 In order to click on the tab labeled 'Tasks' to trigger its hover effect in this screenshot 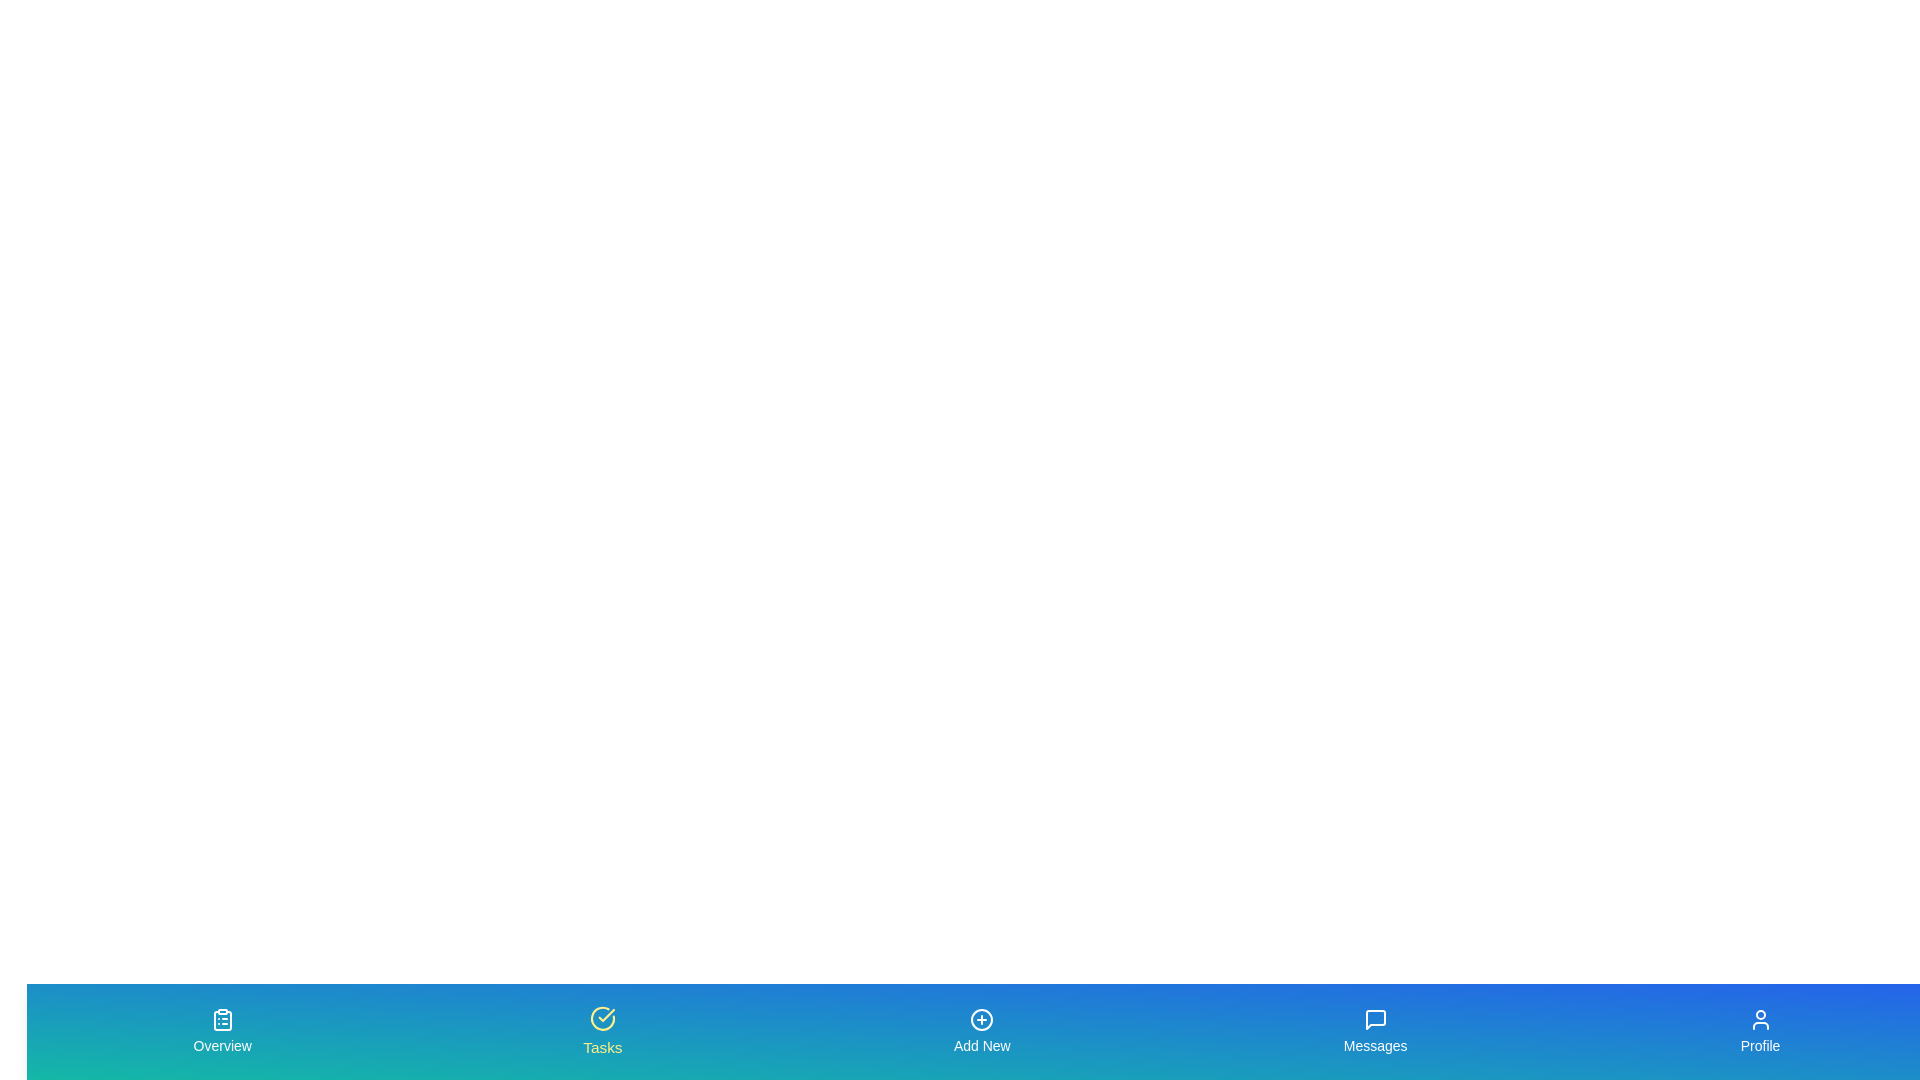, I will do `click(601, 1032)`.